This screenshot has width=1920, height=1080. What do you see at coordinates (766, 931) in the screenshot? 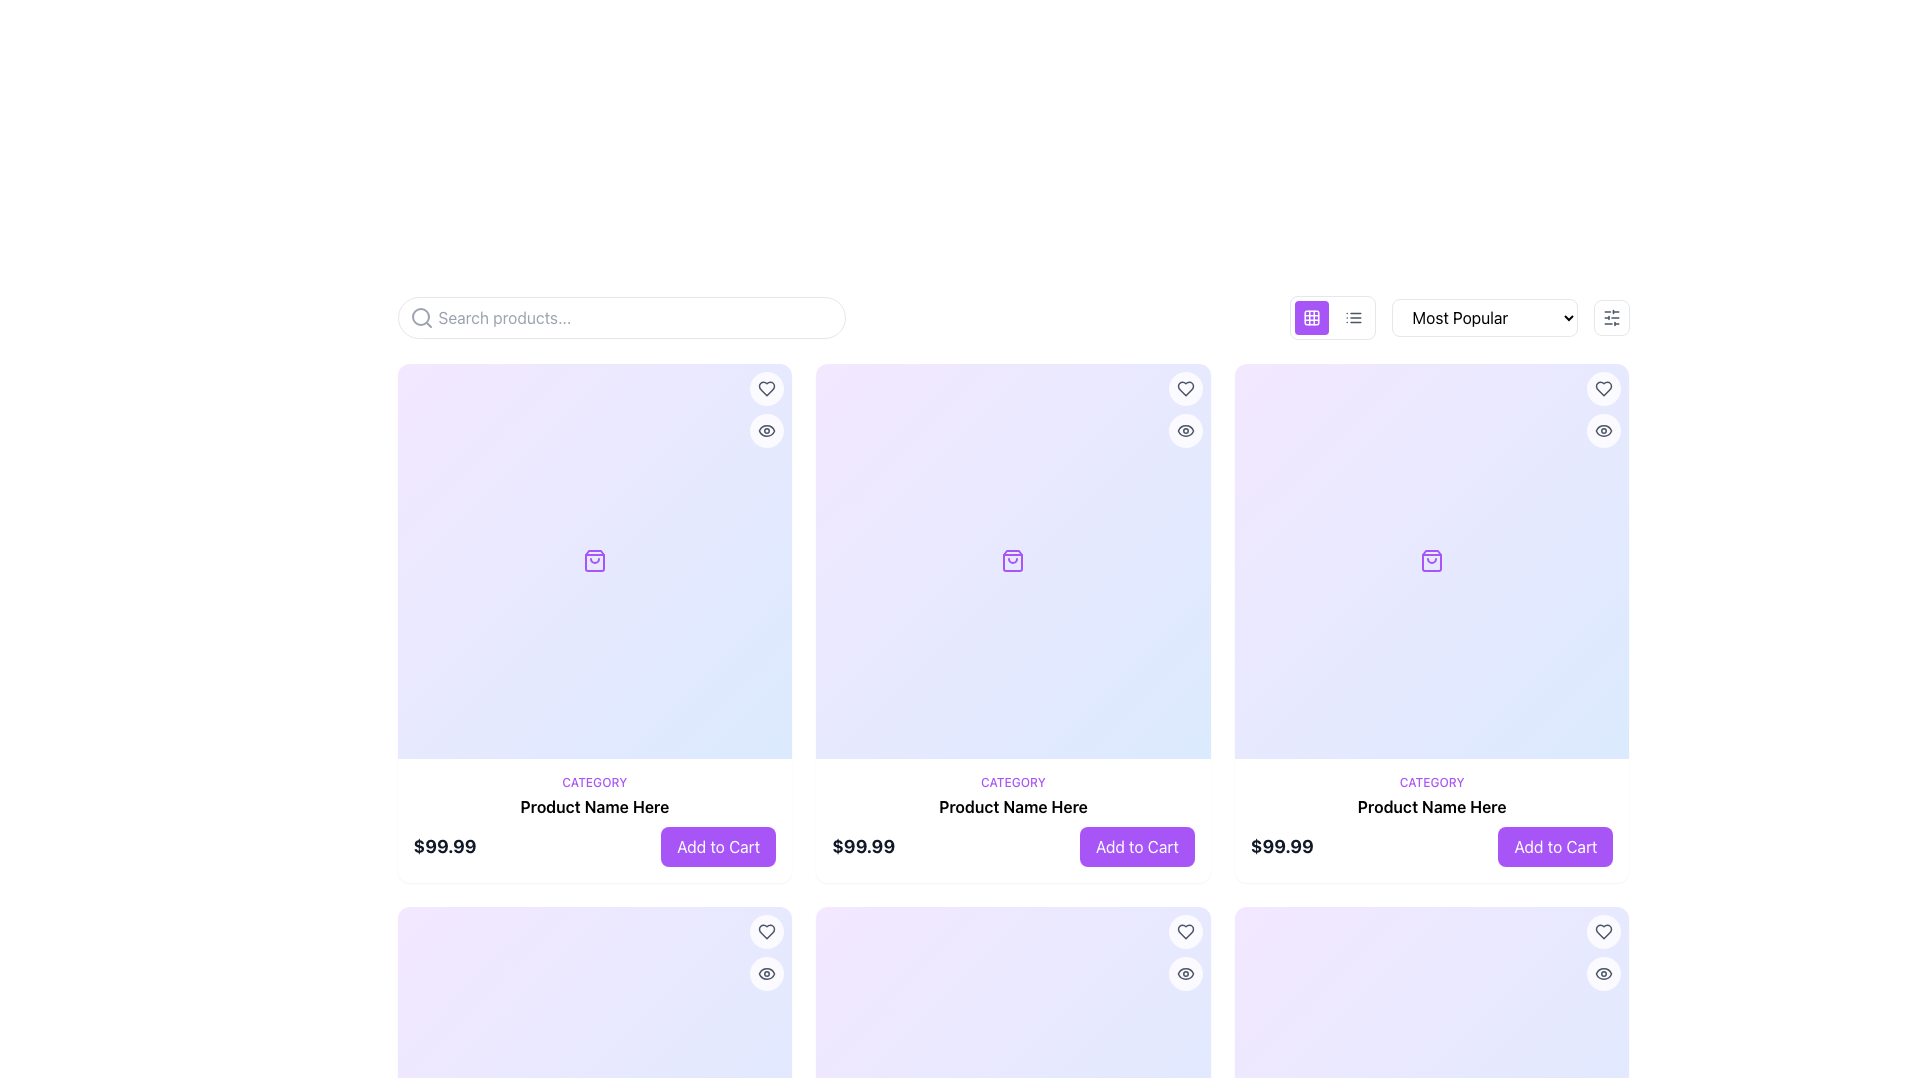
I see `the favorite icon located in the top-right portion of a product card` at bounding box center [766, 931].